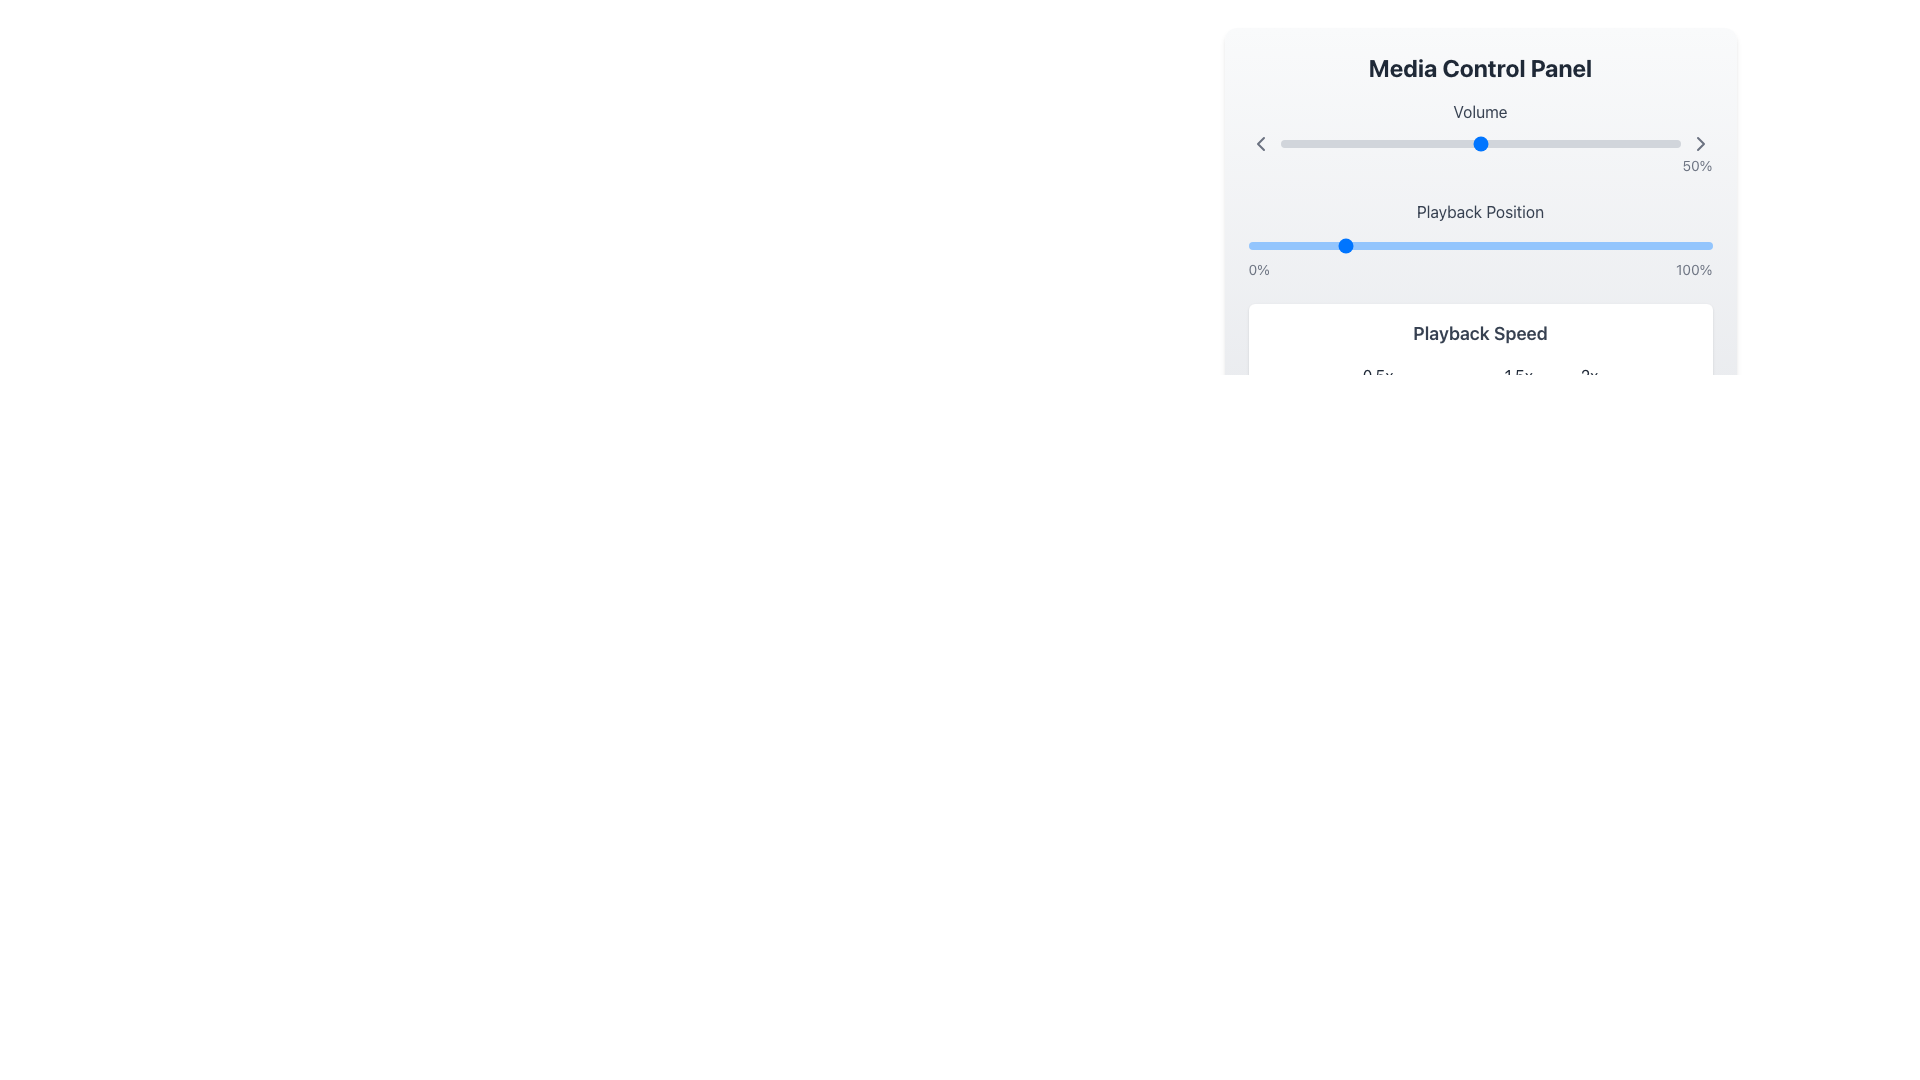  What do you see at coordinates (1563, 142) in the screenshot?
I see `the volume level` at bounding box center [1563, 142].